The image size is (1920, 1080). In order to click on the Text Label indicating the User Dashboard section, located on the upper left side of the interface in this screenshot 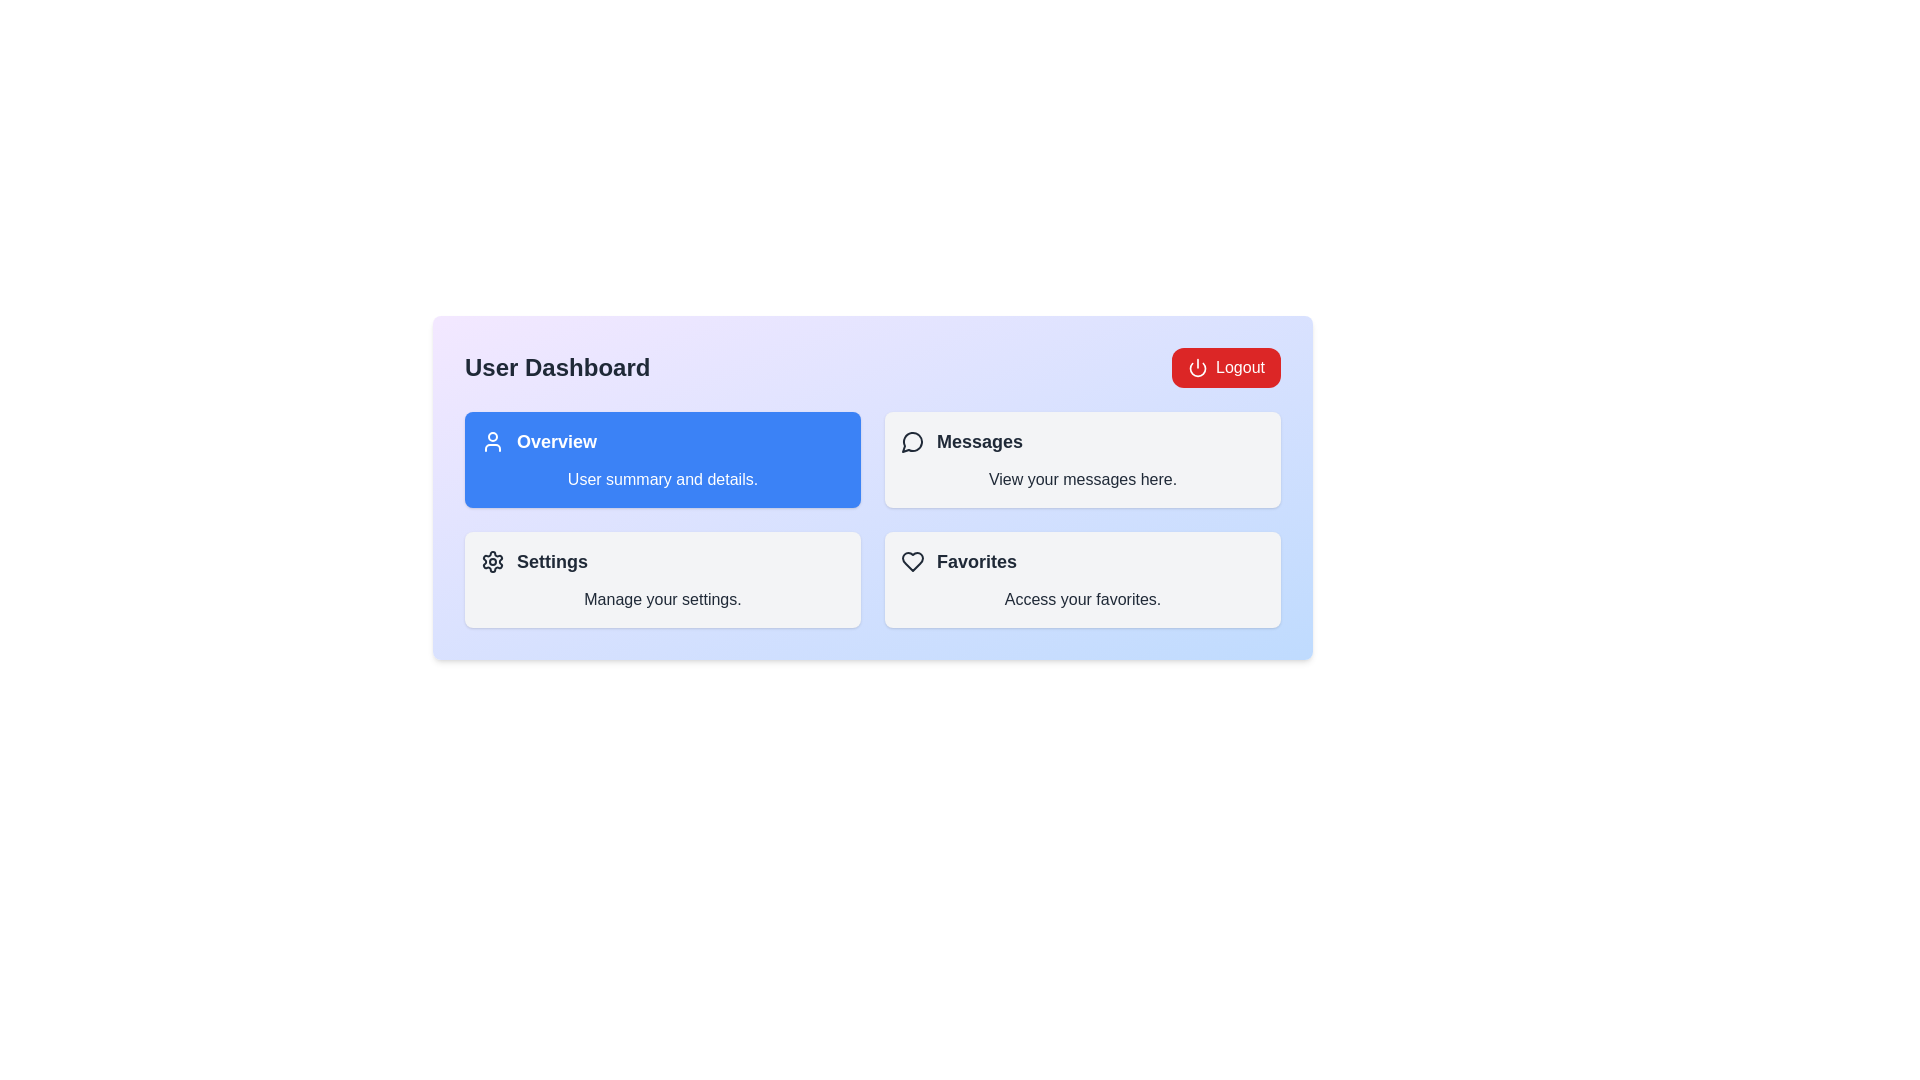, I will do `click(557, 367)`.